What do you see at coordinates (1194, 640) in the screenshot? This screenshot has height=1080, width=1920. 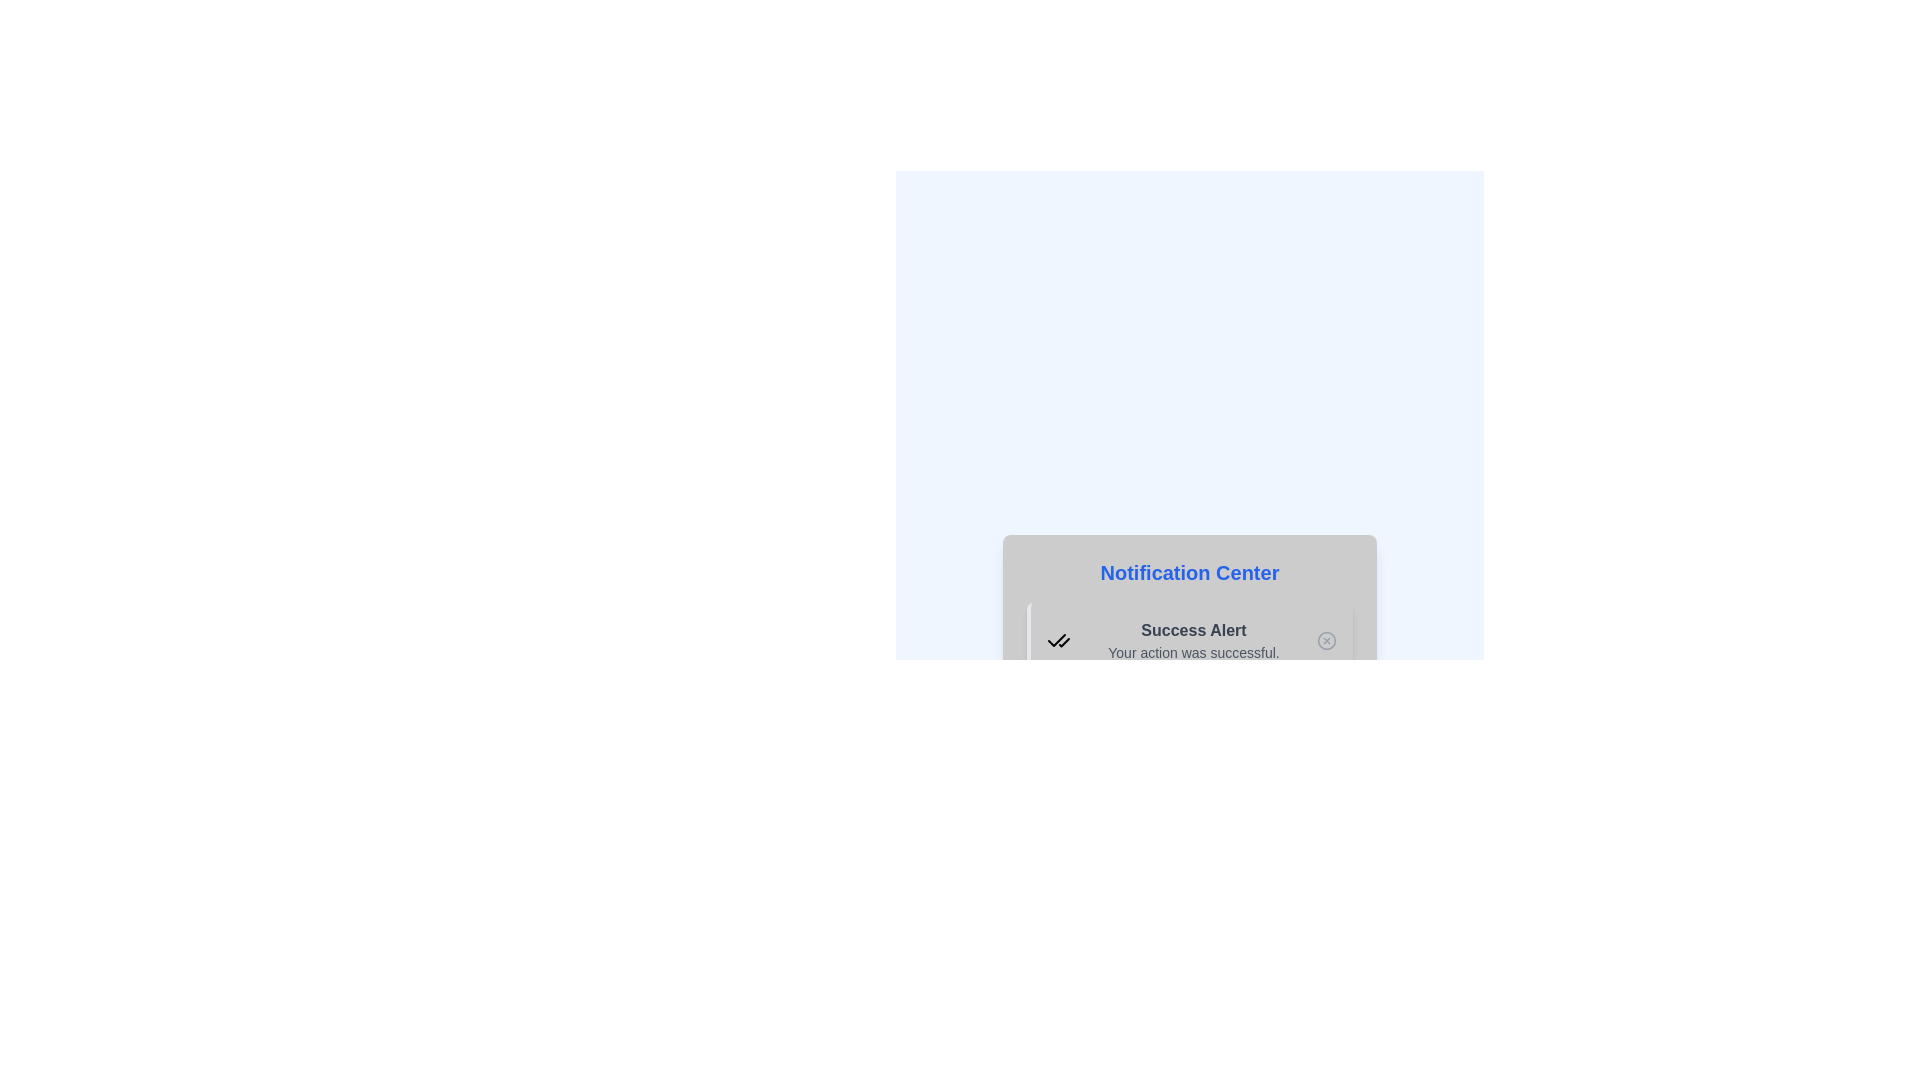 I see `'Success Alert' notification message displayed in a light gray background, which states 'Your action was successful.'` at bounding box center [1194, 640].